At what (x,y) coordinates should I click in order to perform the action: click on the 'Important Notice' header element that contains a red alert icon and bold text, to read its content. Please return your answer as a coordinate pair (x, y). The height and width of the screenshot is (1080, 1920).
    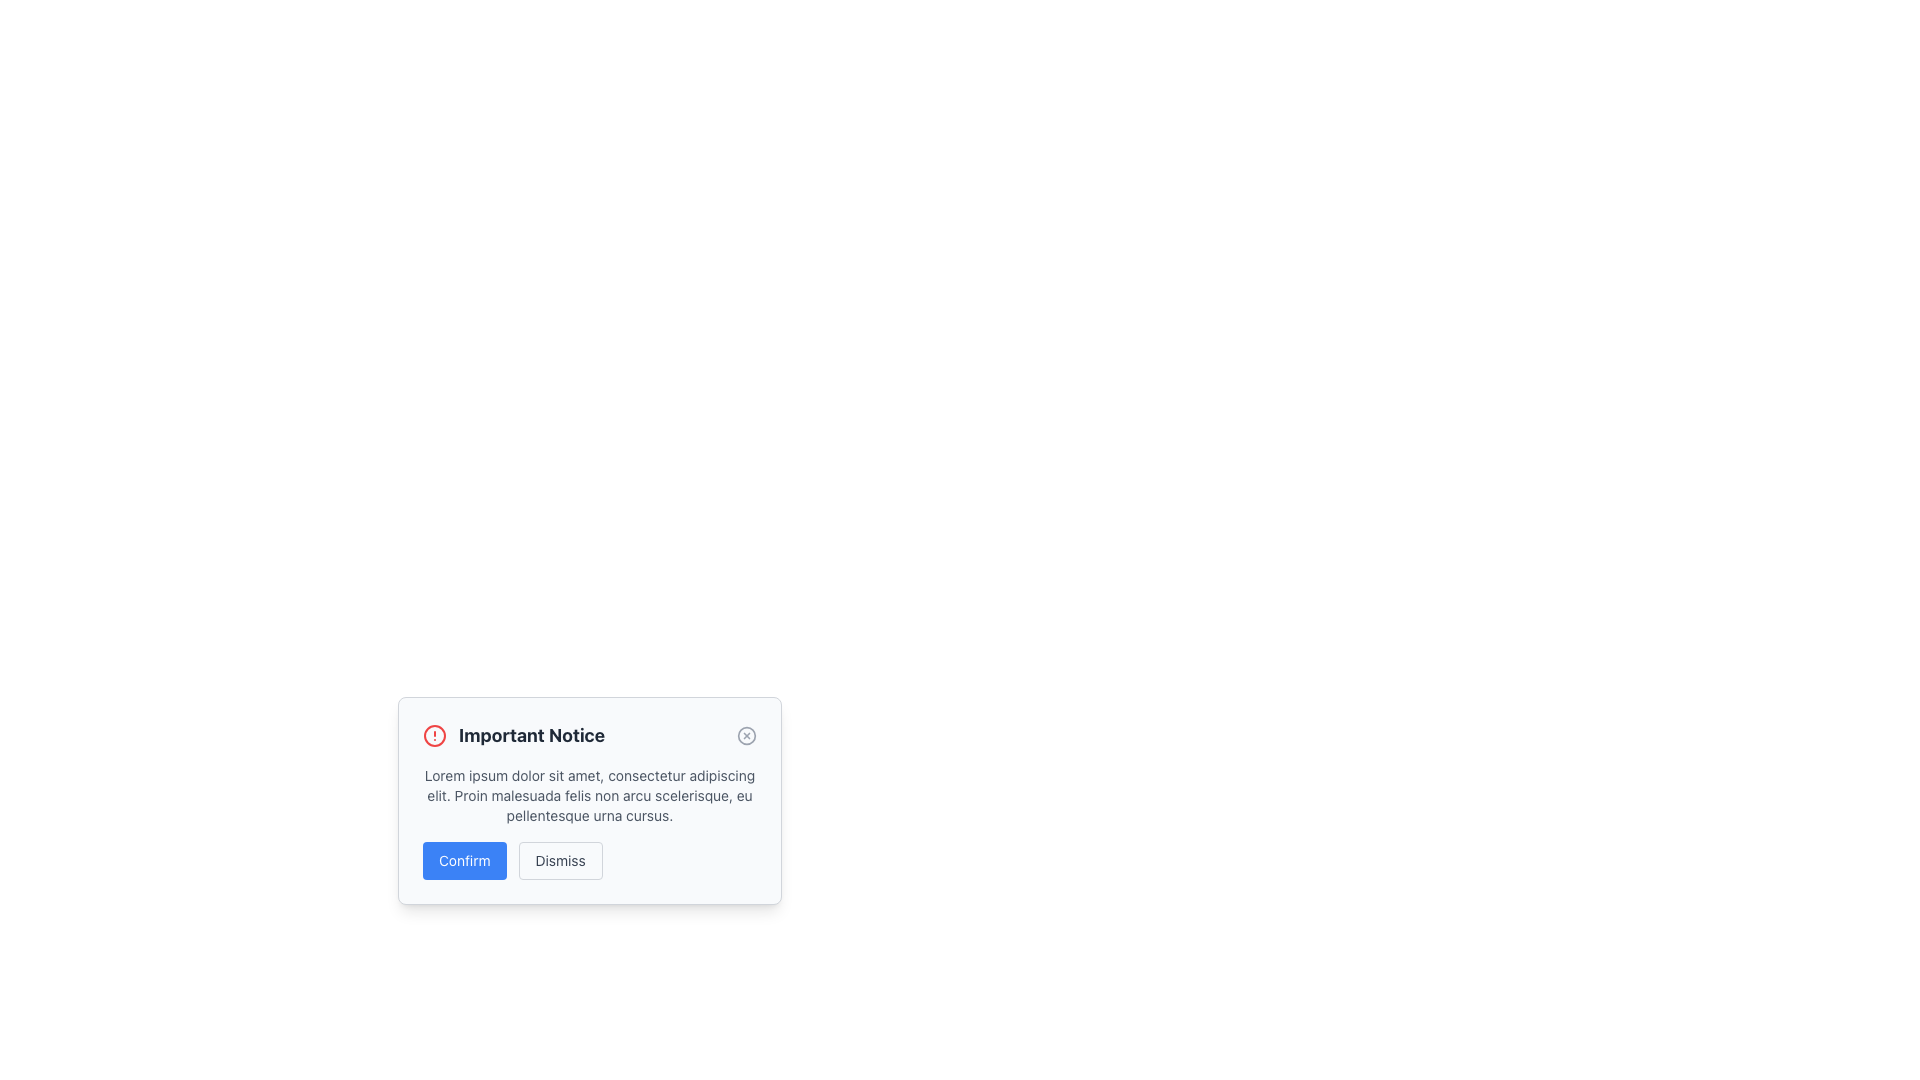
    Looking at the image, I should click on (513, 736).